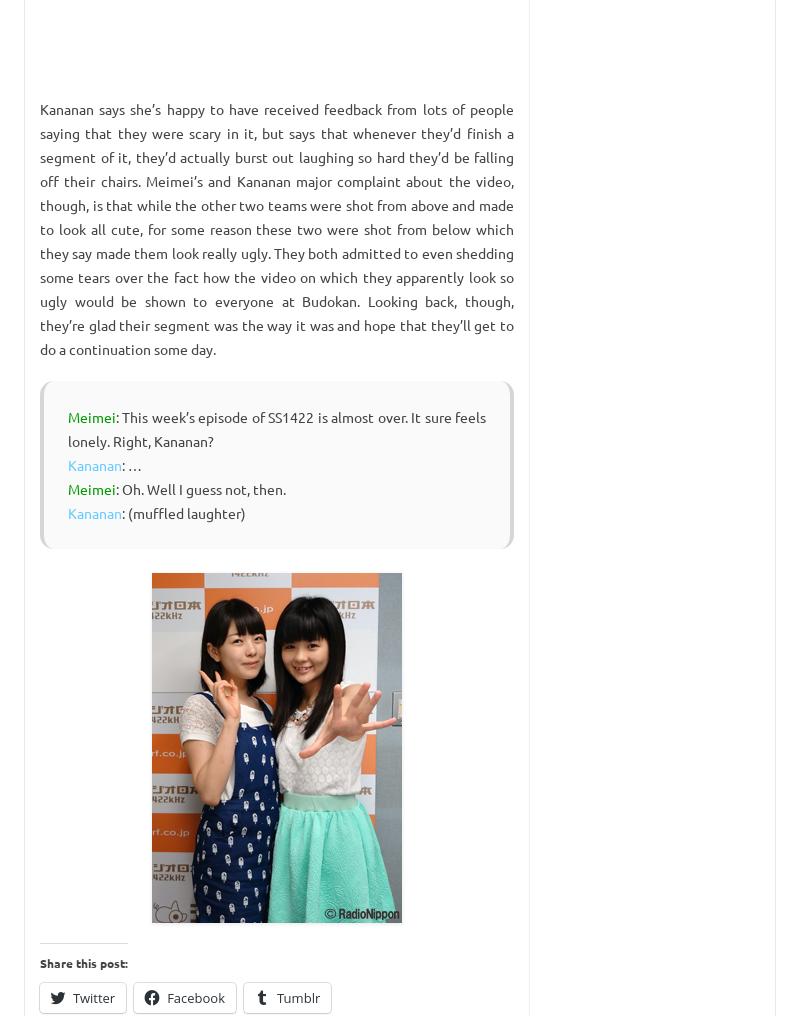  What do you see at coordinates (277, 997) in the screenshot?
I see `'Tumblr'` at bounding box center [277, 997].